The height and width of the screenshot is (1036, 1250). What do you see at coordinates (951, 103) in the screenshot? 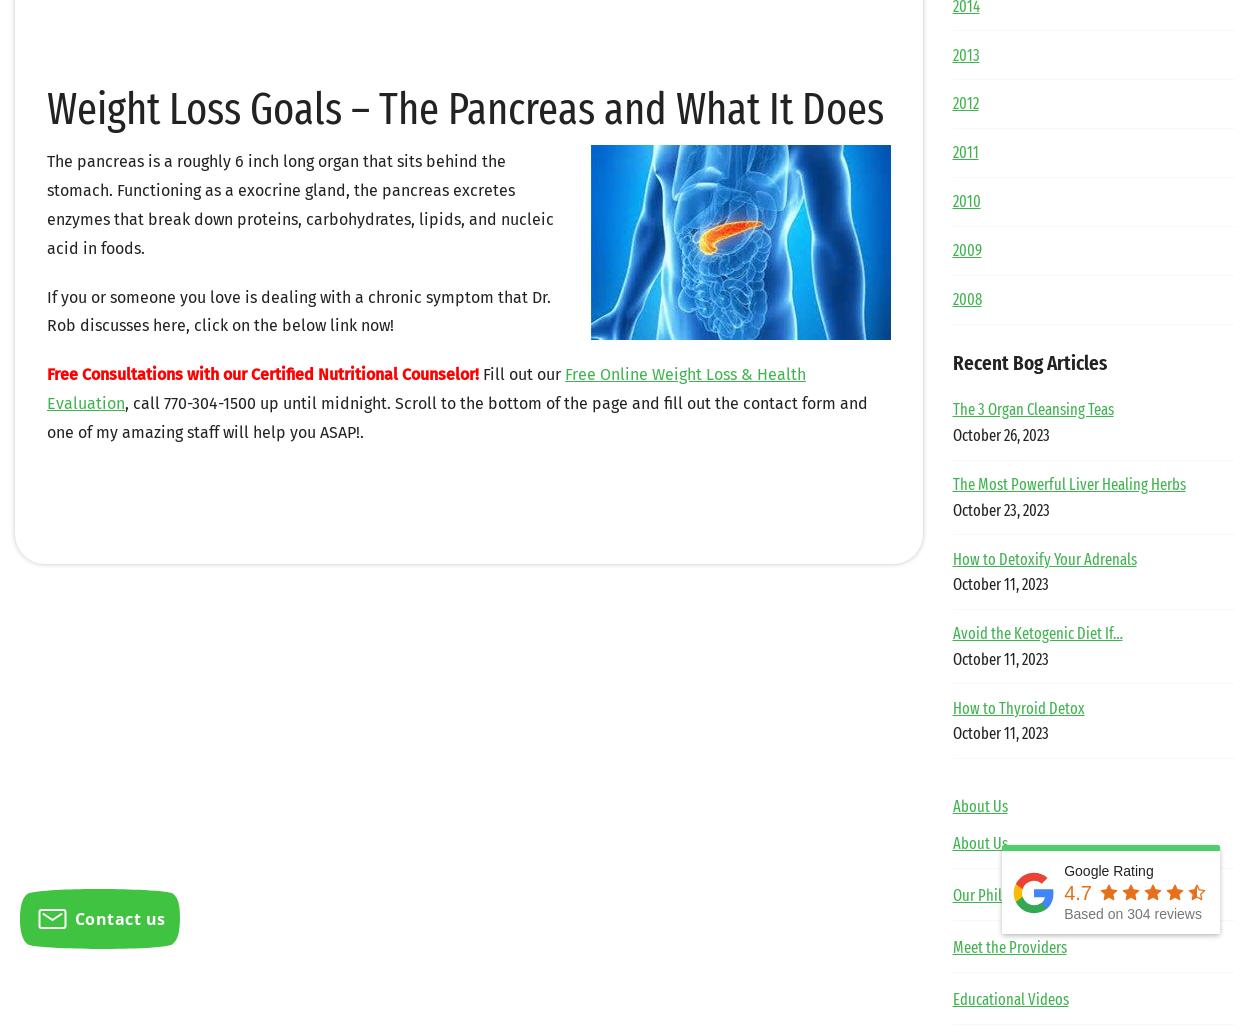
I see `'2012'` at bounding box center [951, 103].